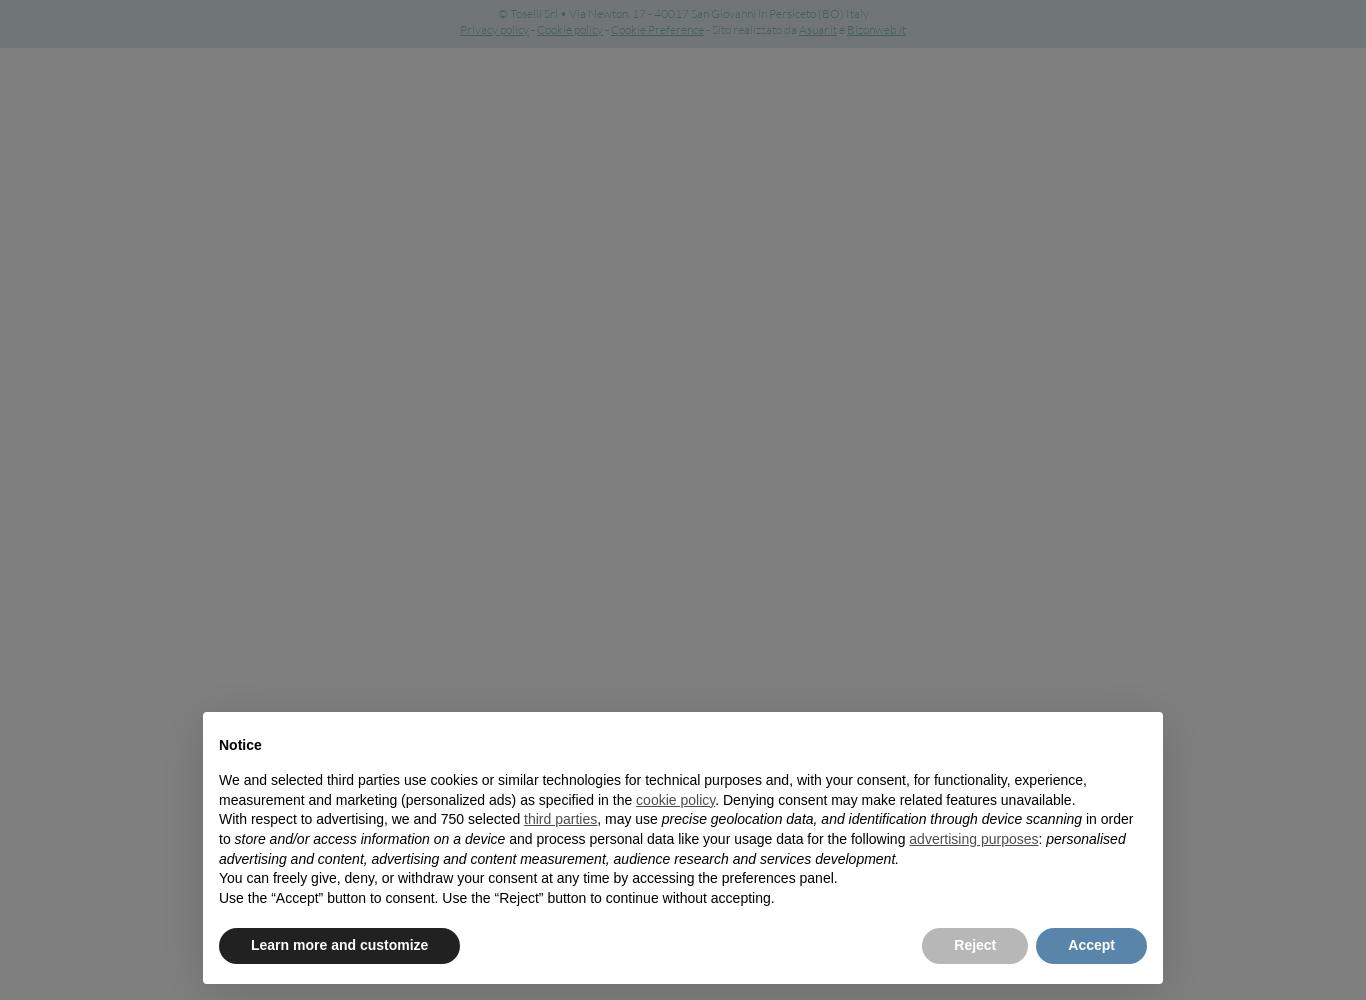  I want to click on 'precise geolocation data, and identification through device scanning', so click(660, 818).